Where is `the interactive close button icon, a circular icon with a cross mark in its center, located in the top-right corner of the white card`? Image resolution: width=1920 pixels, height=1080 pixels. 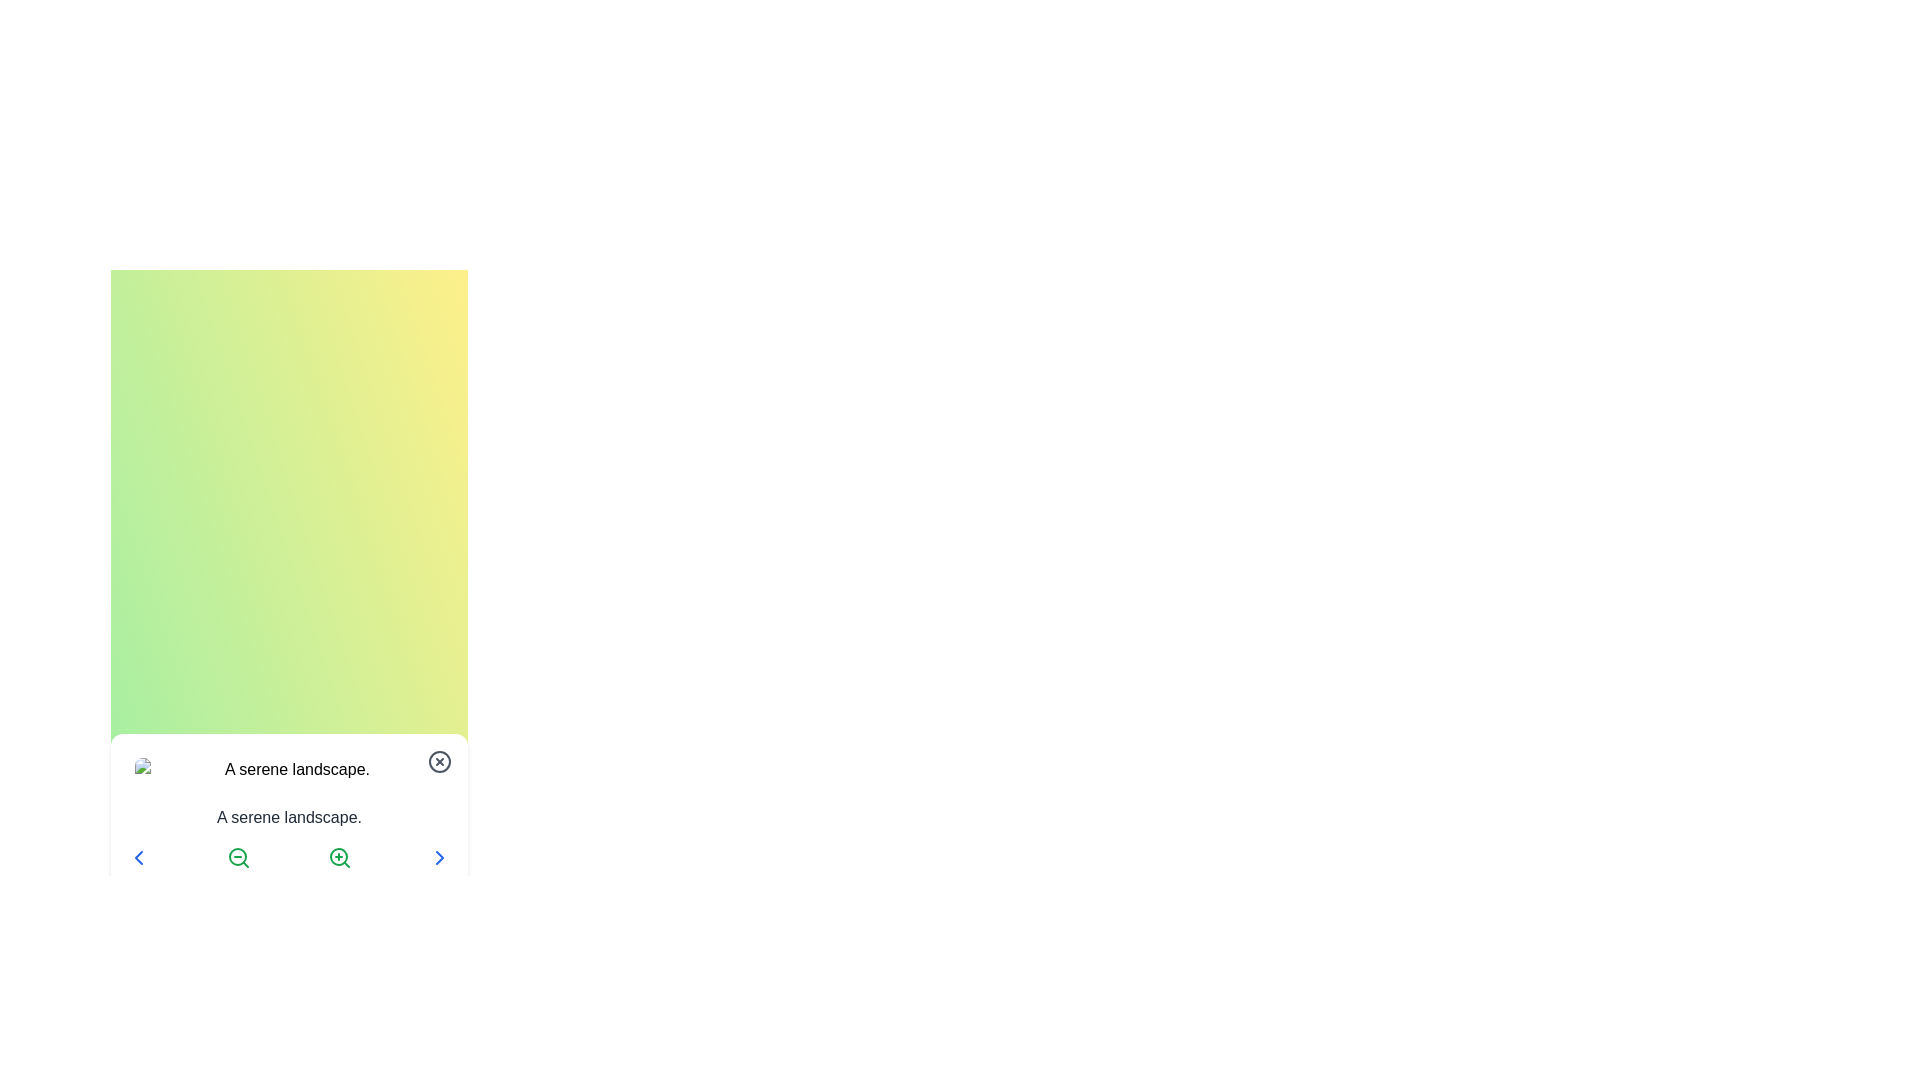 the interactive close button icon, a circular icon with a cross mark in its center, located in the top-right corner of the white card is located at coordinates (439, 762).